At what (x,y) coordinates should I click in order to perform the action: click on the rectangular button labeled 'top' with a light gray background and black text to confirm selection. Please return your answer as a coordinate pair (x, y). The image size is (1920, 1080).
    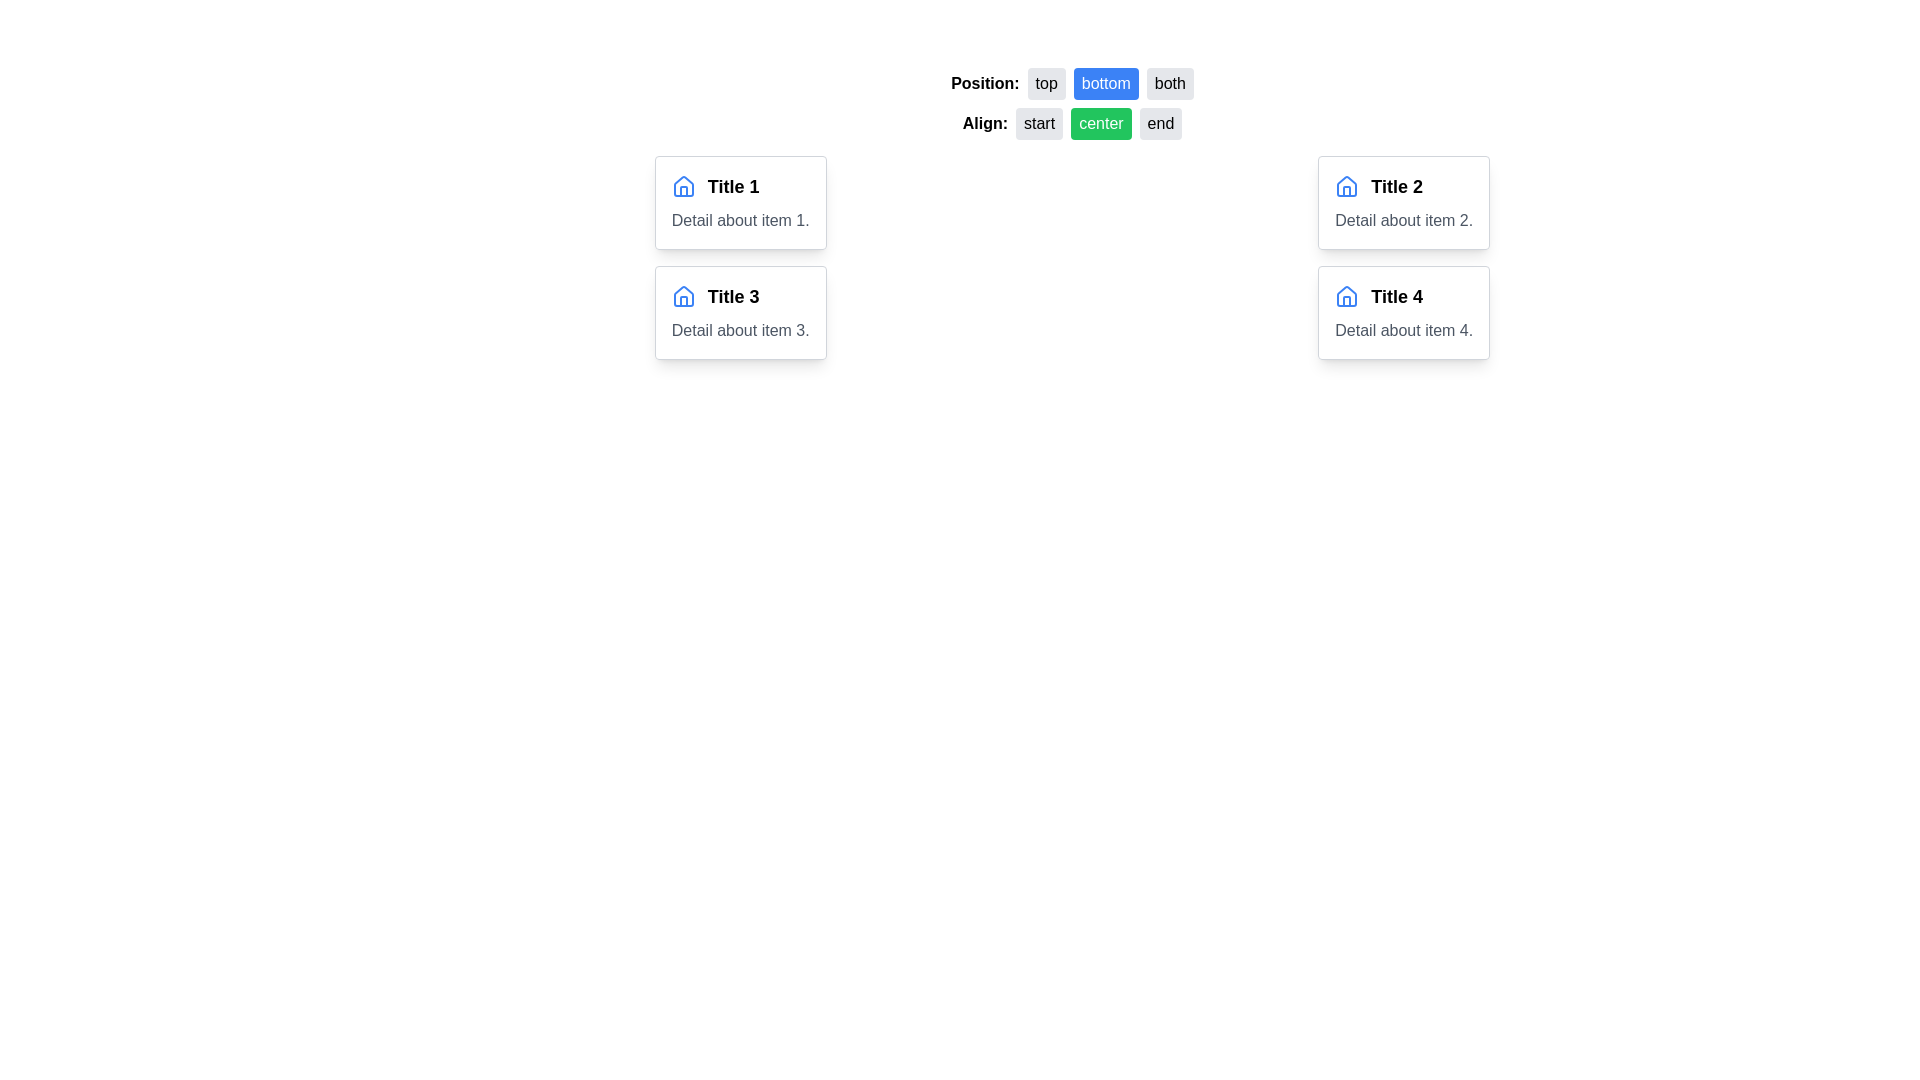
    Looking at the image, I should click on (1045, 83).